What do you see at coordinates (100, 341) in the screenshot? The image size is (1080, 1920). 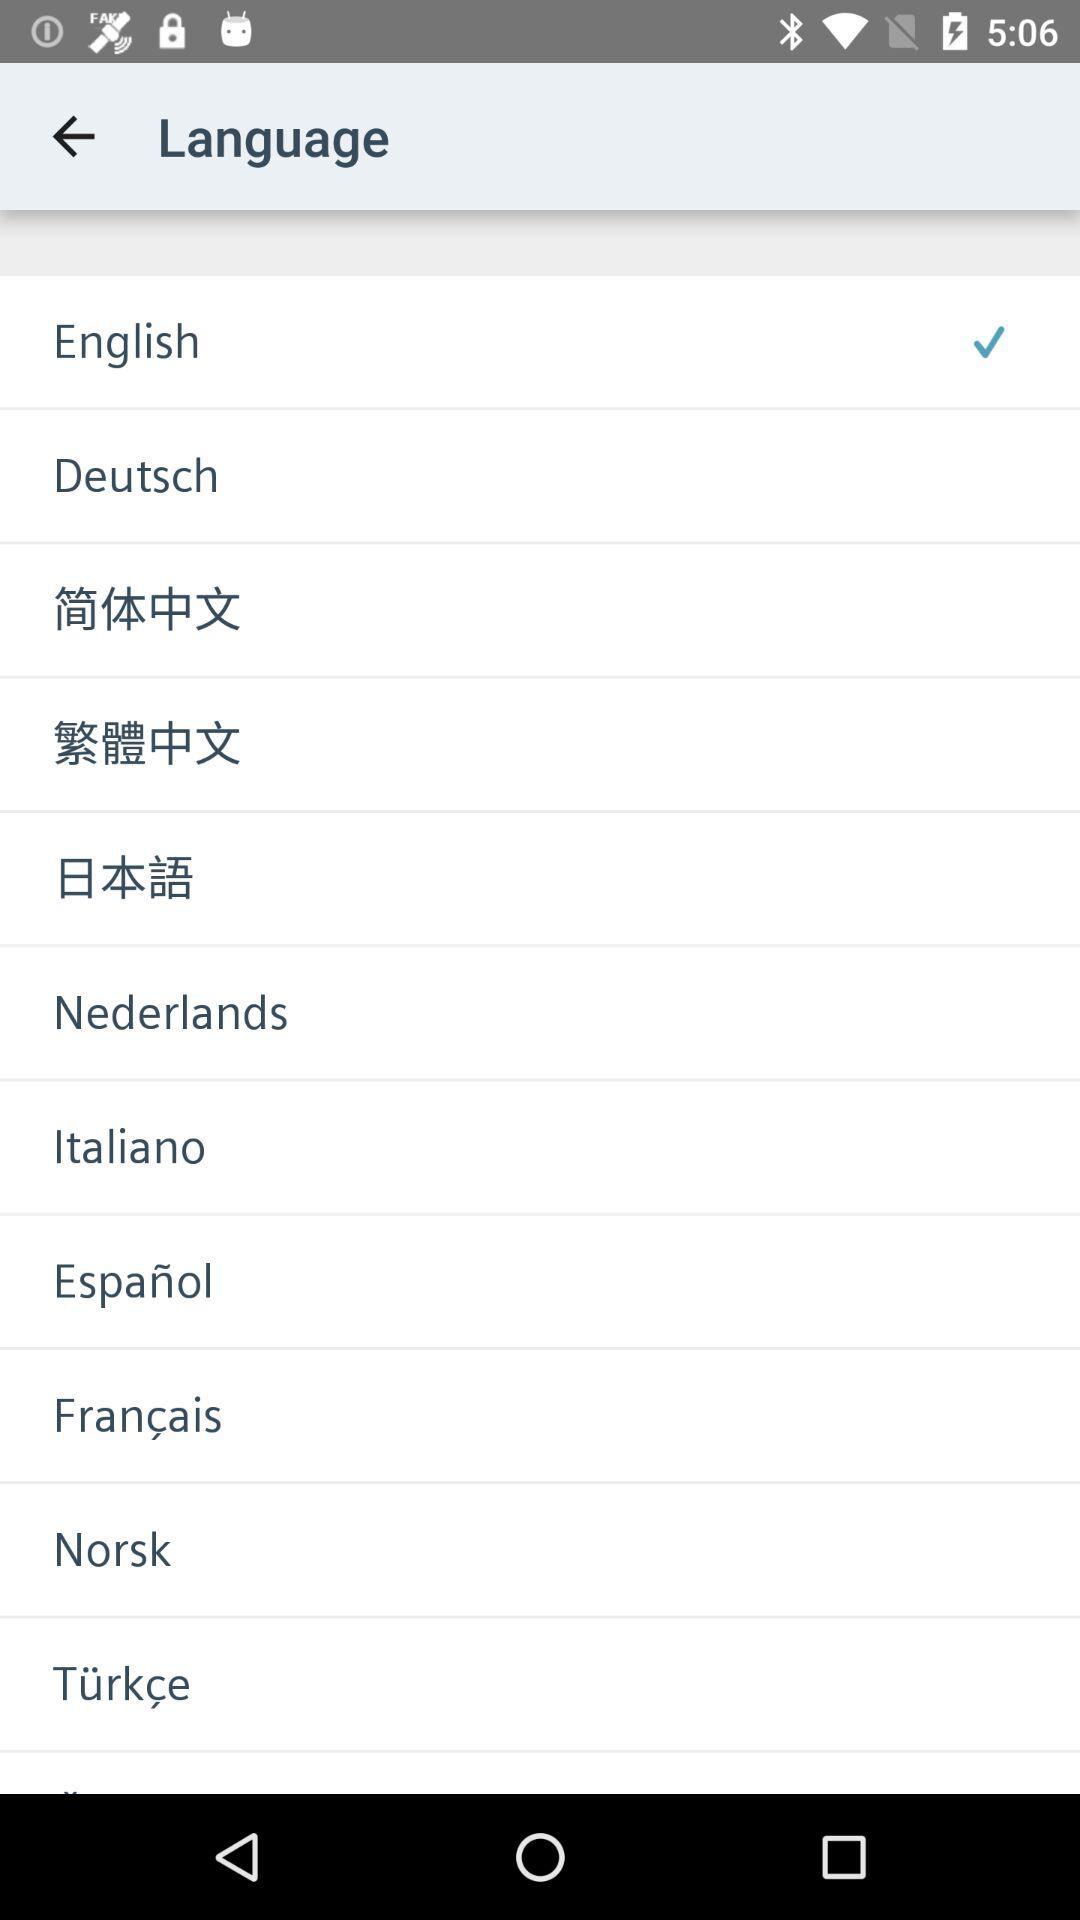 I see `english icon` at bounding box center [100, 341].